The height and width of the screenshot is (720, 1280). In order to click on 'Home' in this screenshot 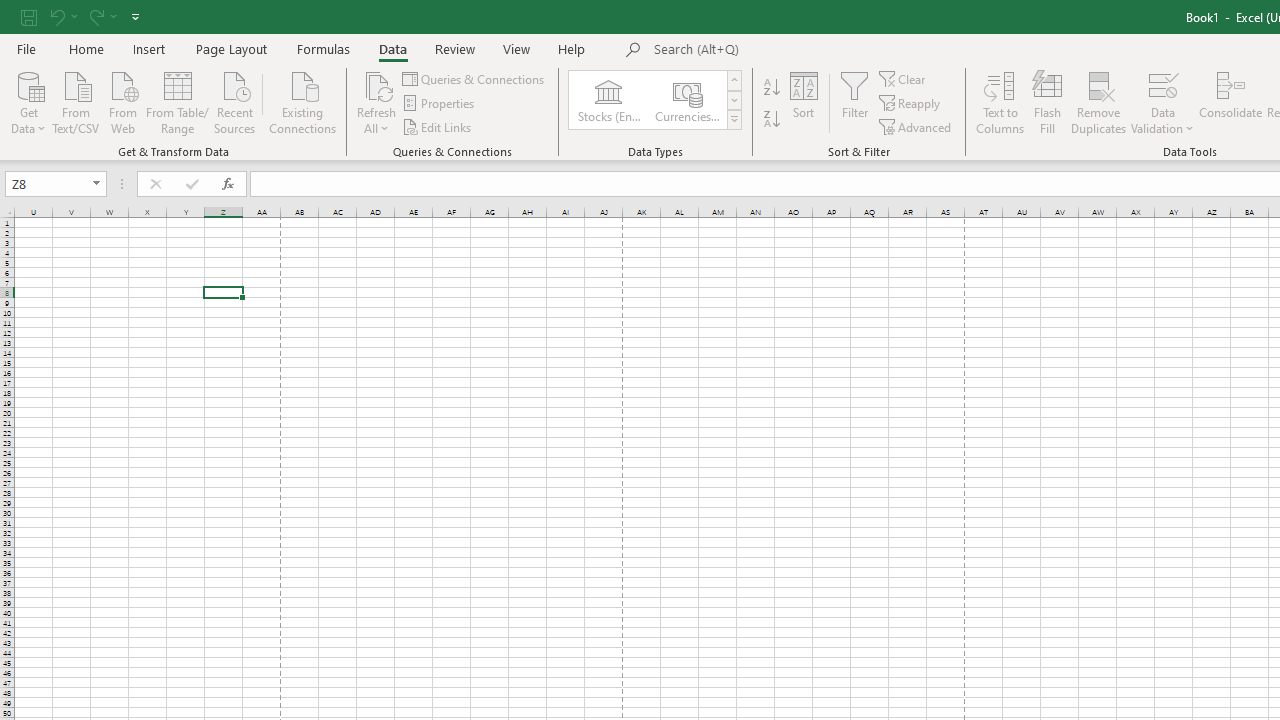, I will do `click(85, 48)`.